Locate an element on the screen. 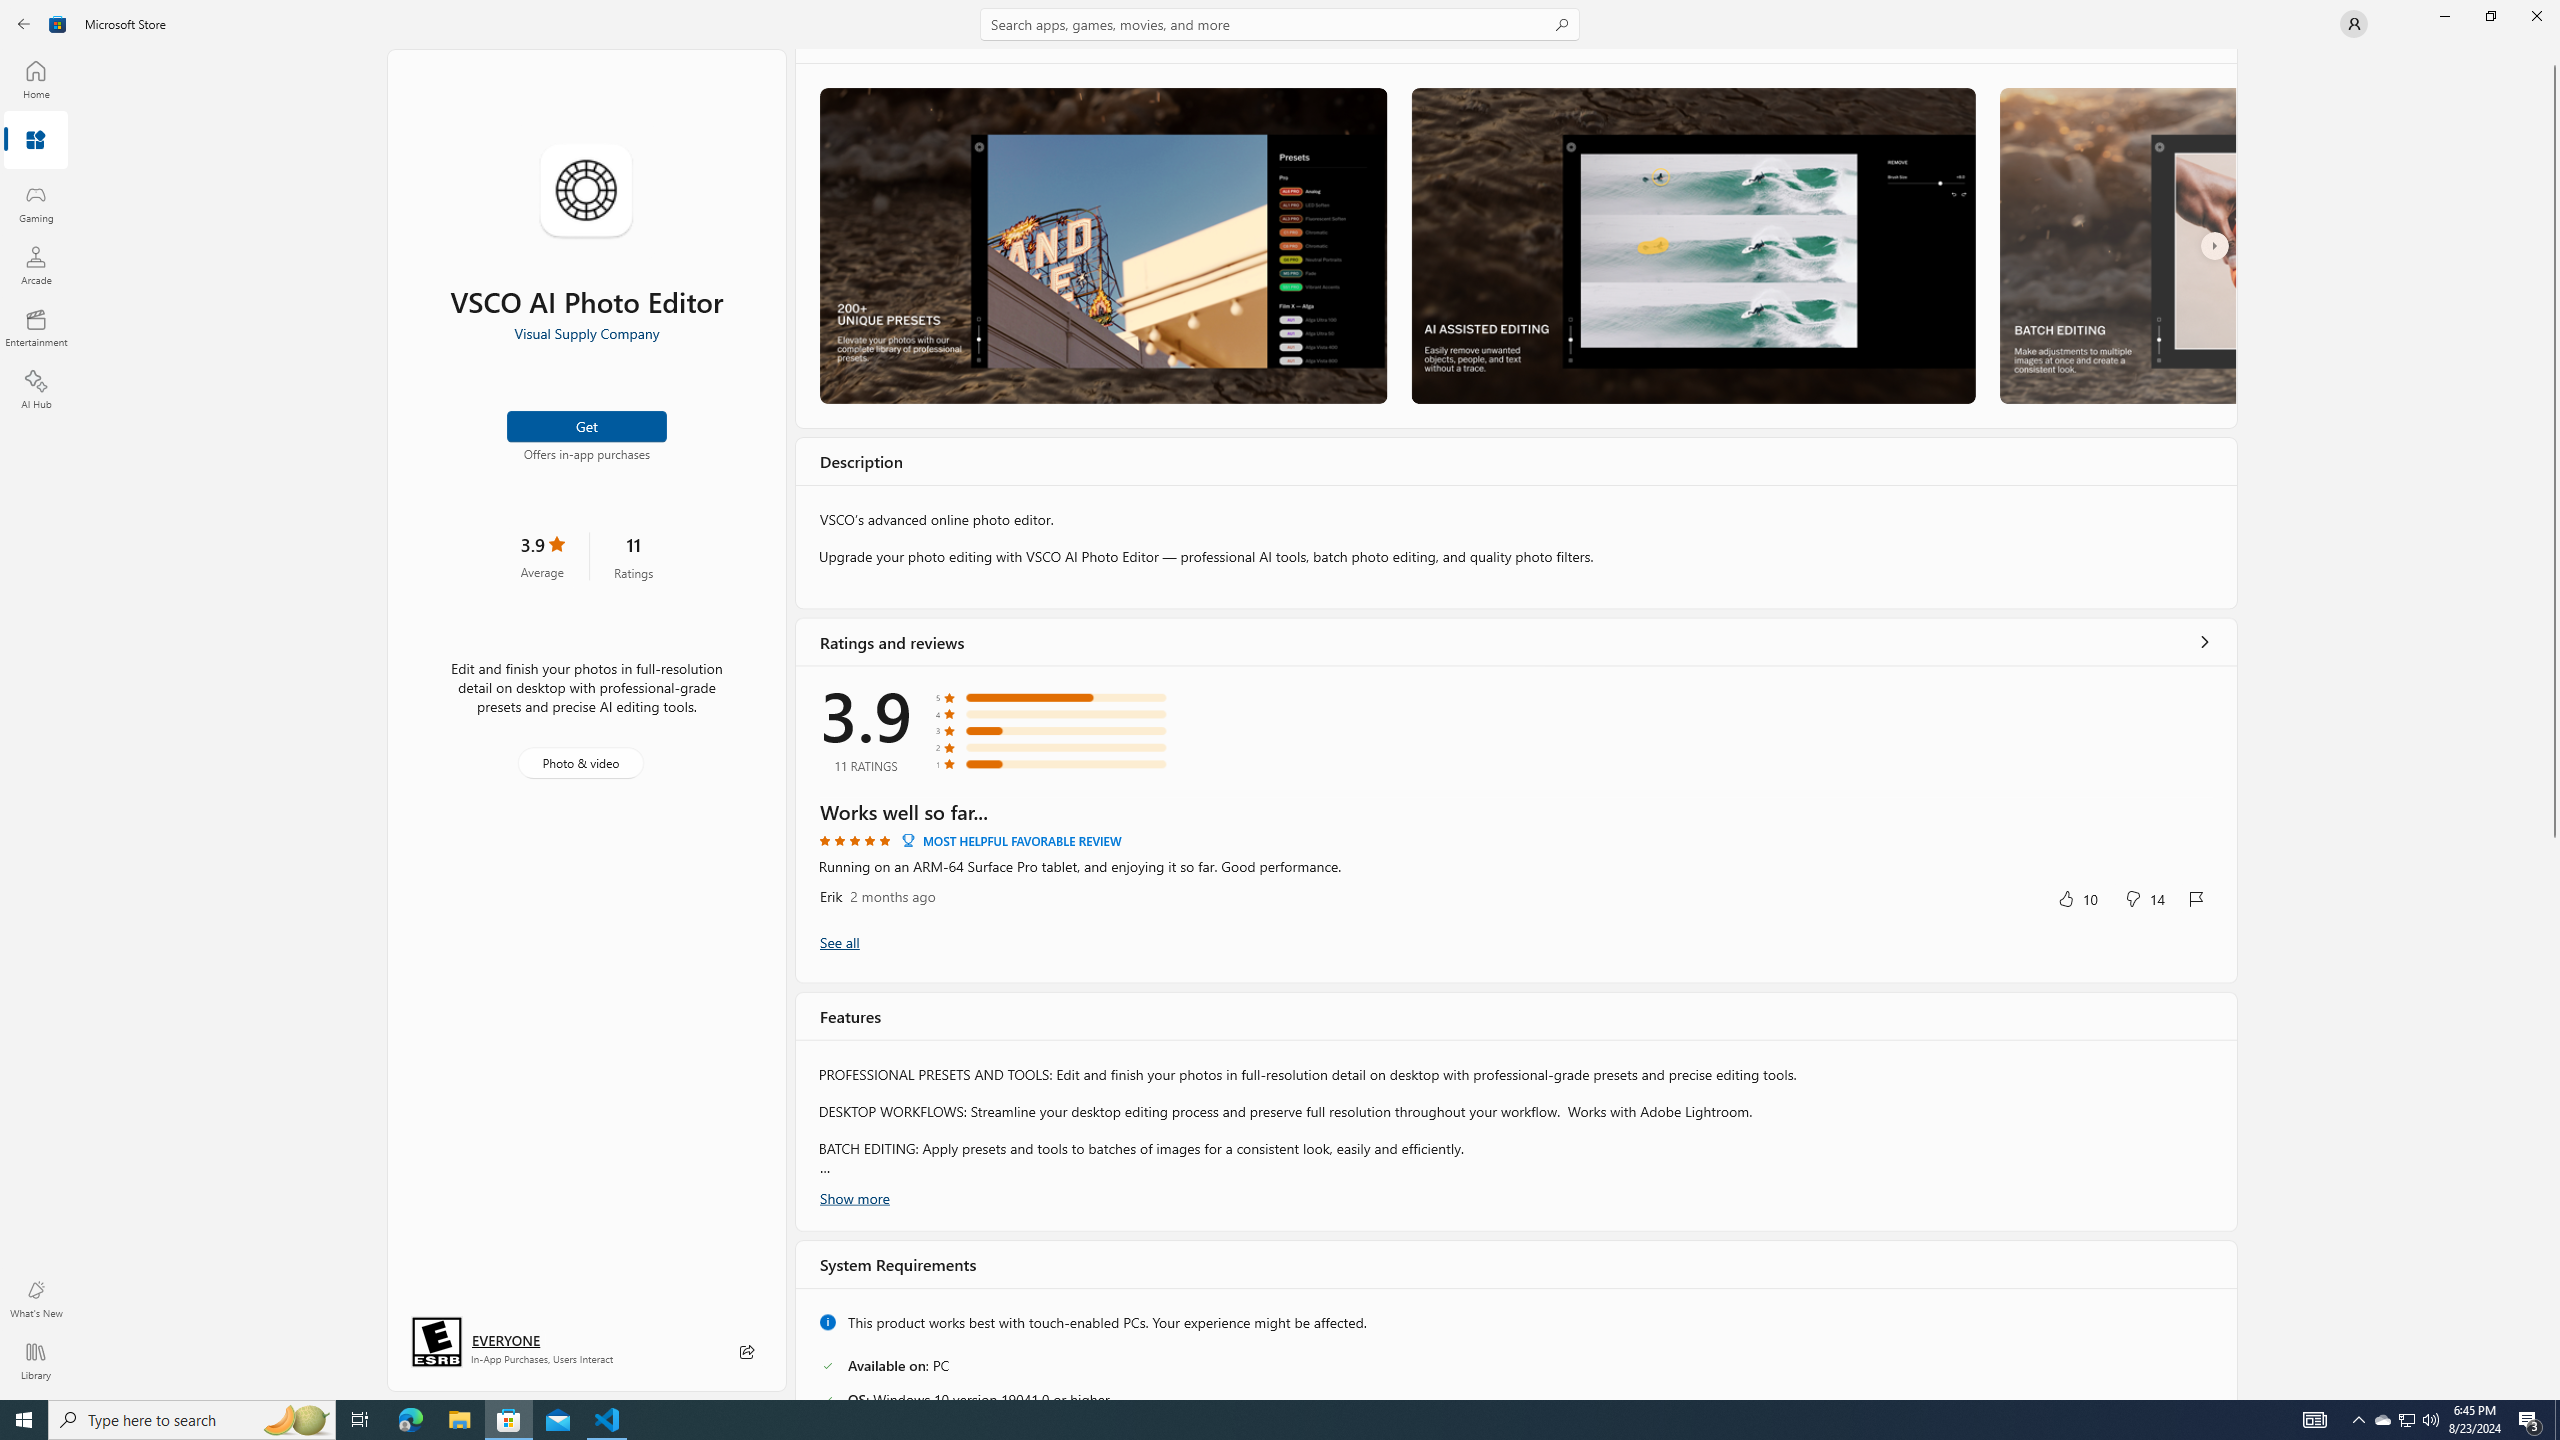 This screenshot has width=2560, height=1440. 'Home' is located at coordinates (34, 78).